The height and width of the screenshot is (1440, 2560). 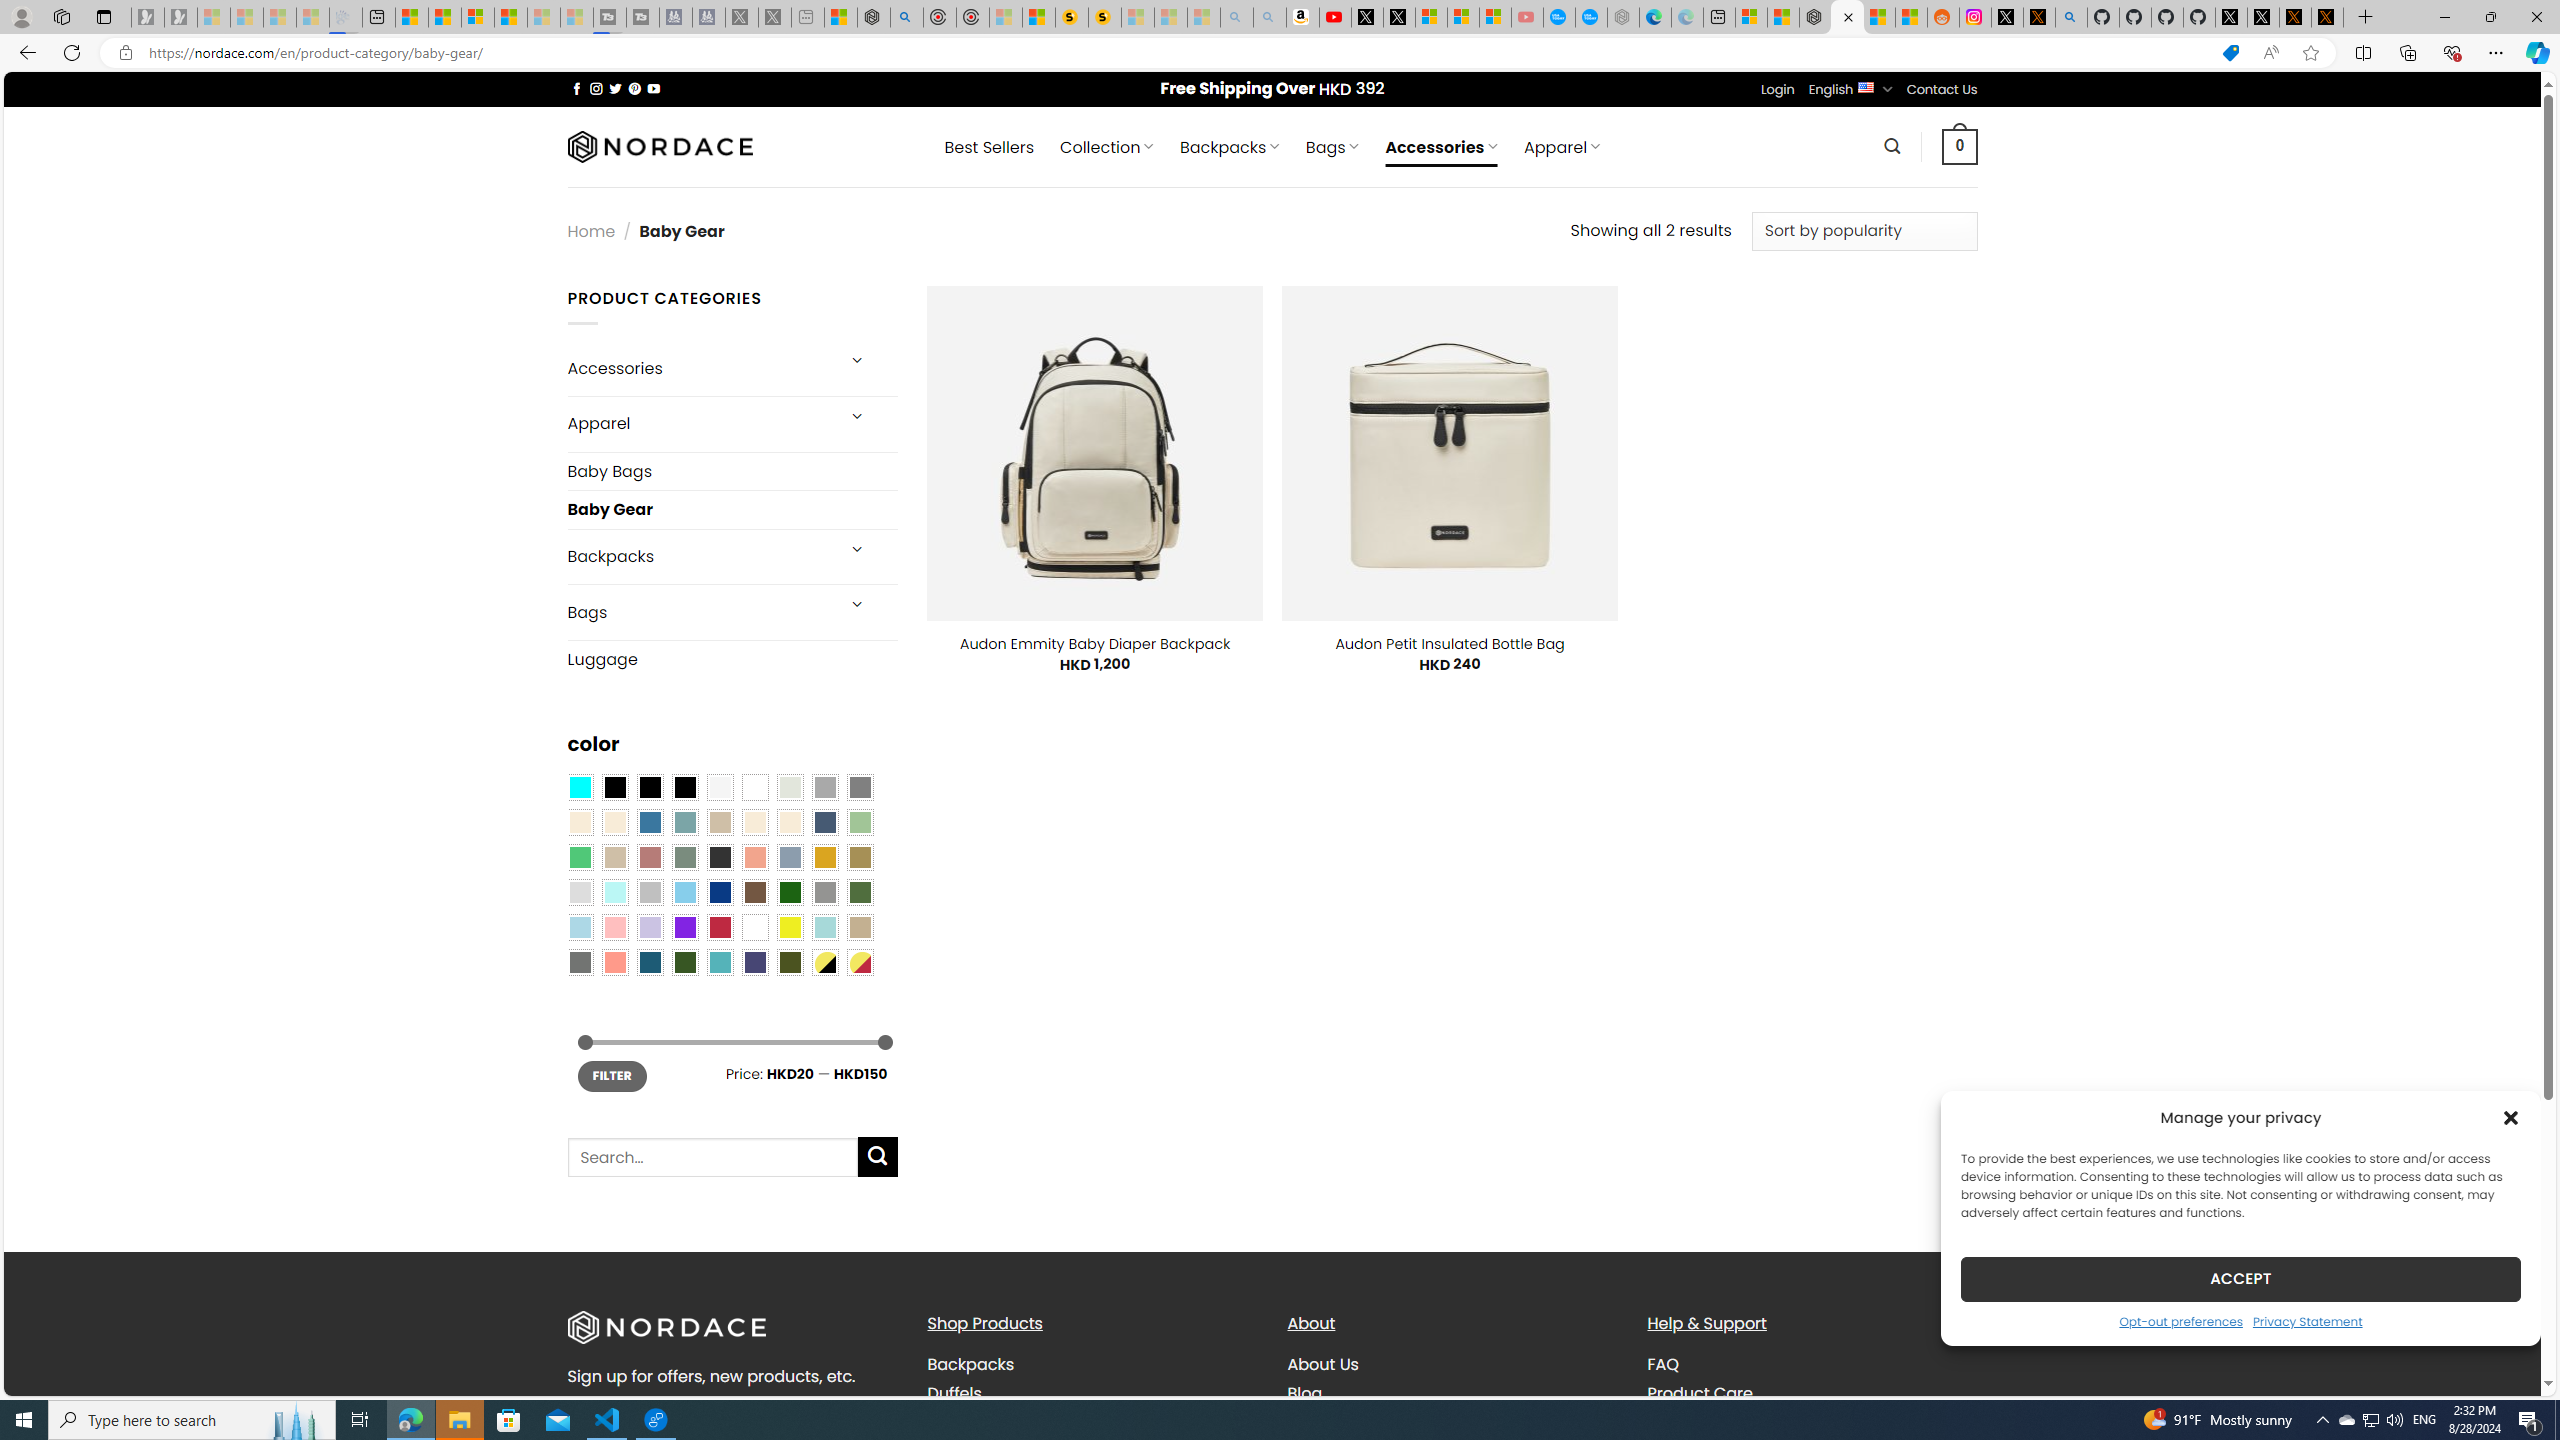 What do you see at coordinates (754, 892) in the screenshot?
I see `'Brown'` at bounding box center [754, 892].